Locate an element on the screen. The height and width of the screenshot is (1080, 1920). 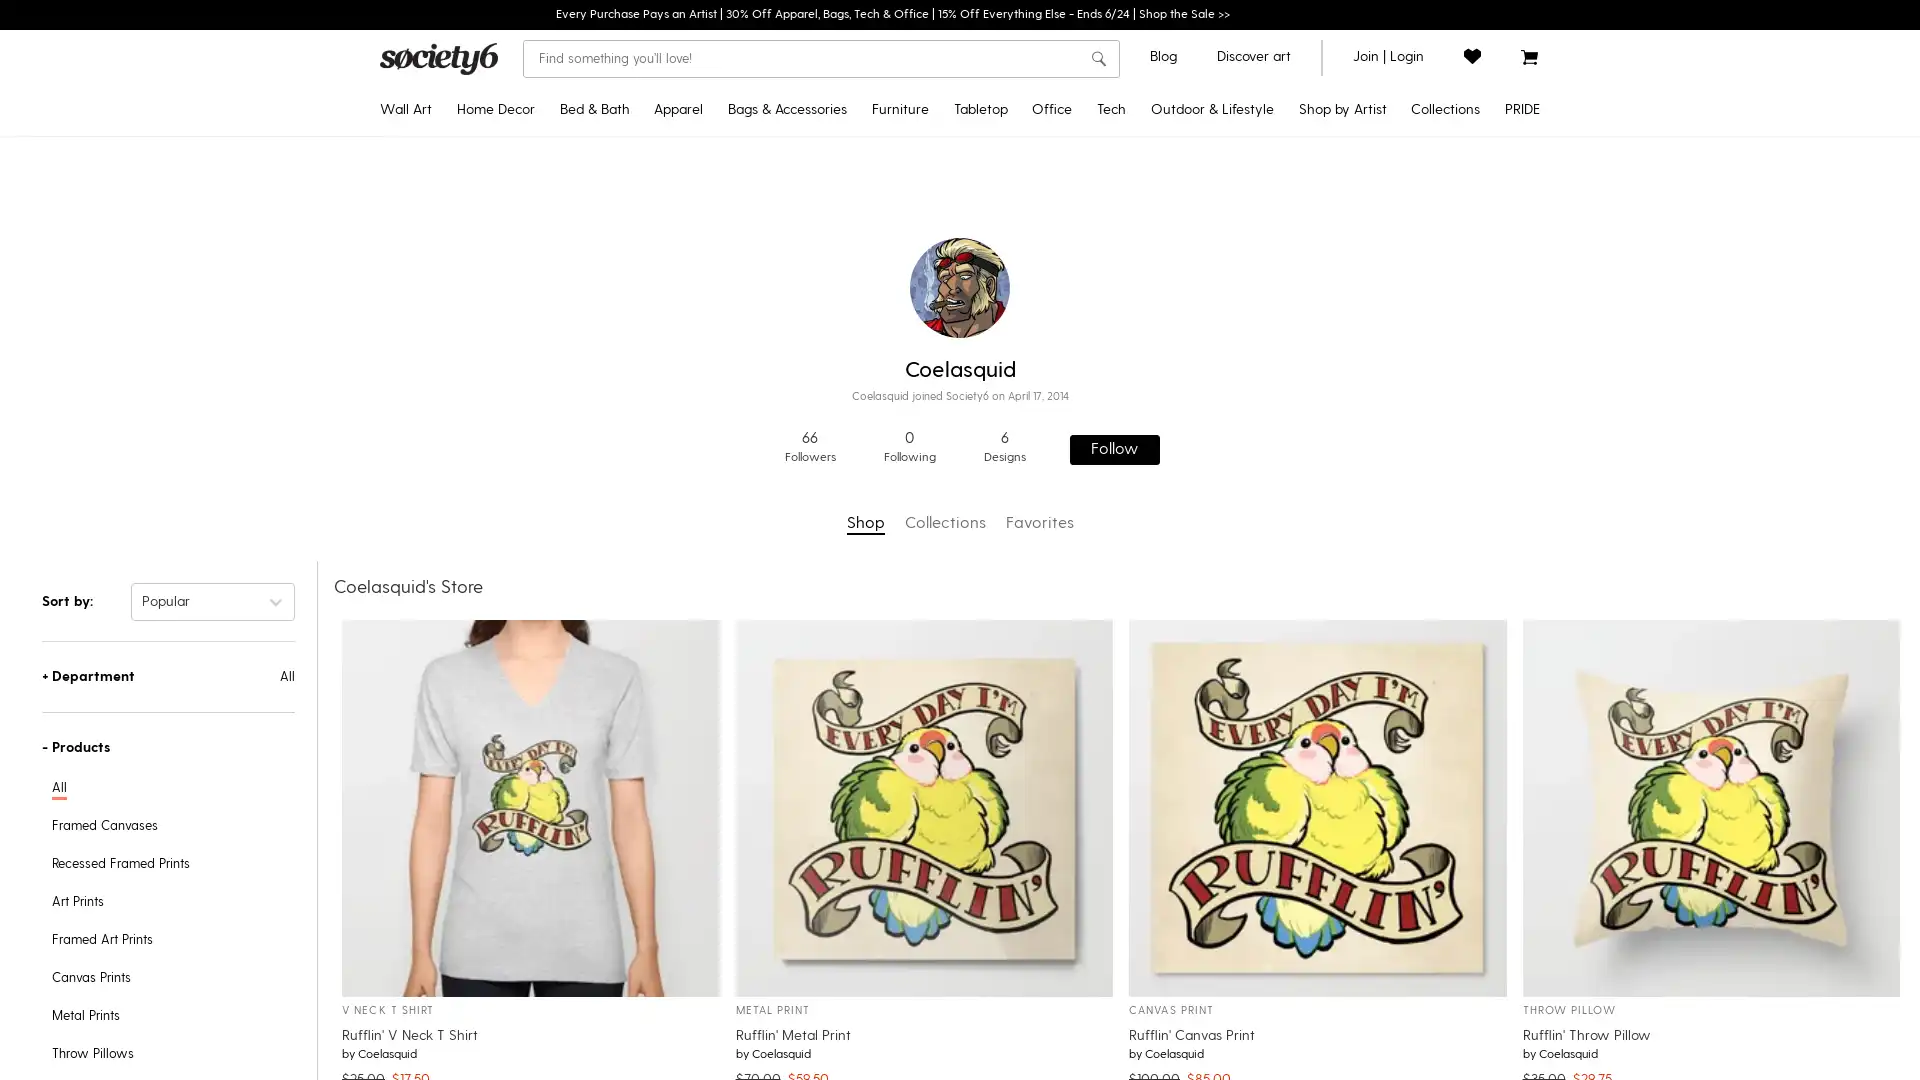
Folding Stools is located at coordinates (1238, 547).